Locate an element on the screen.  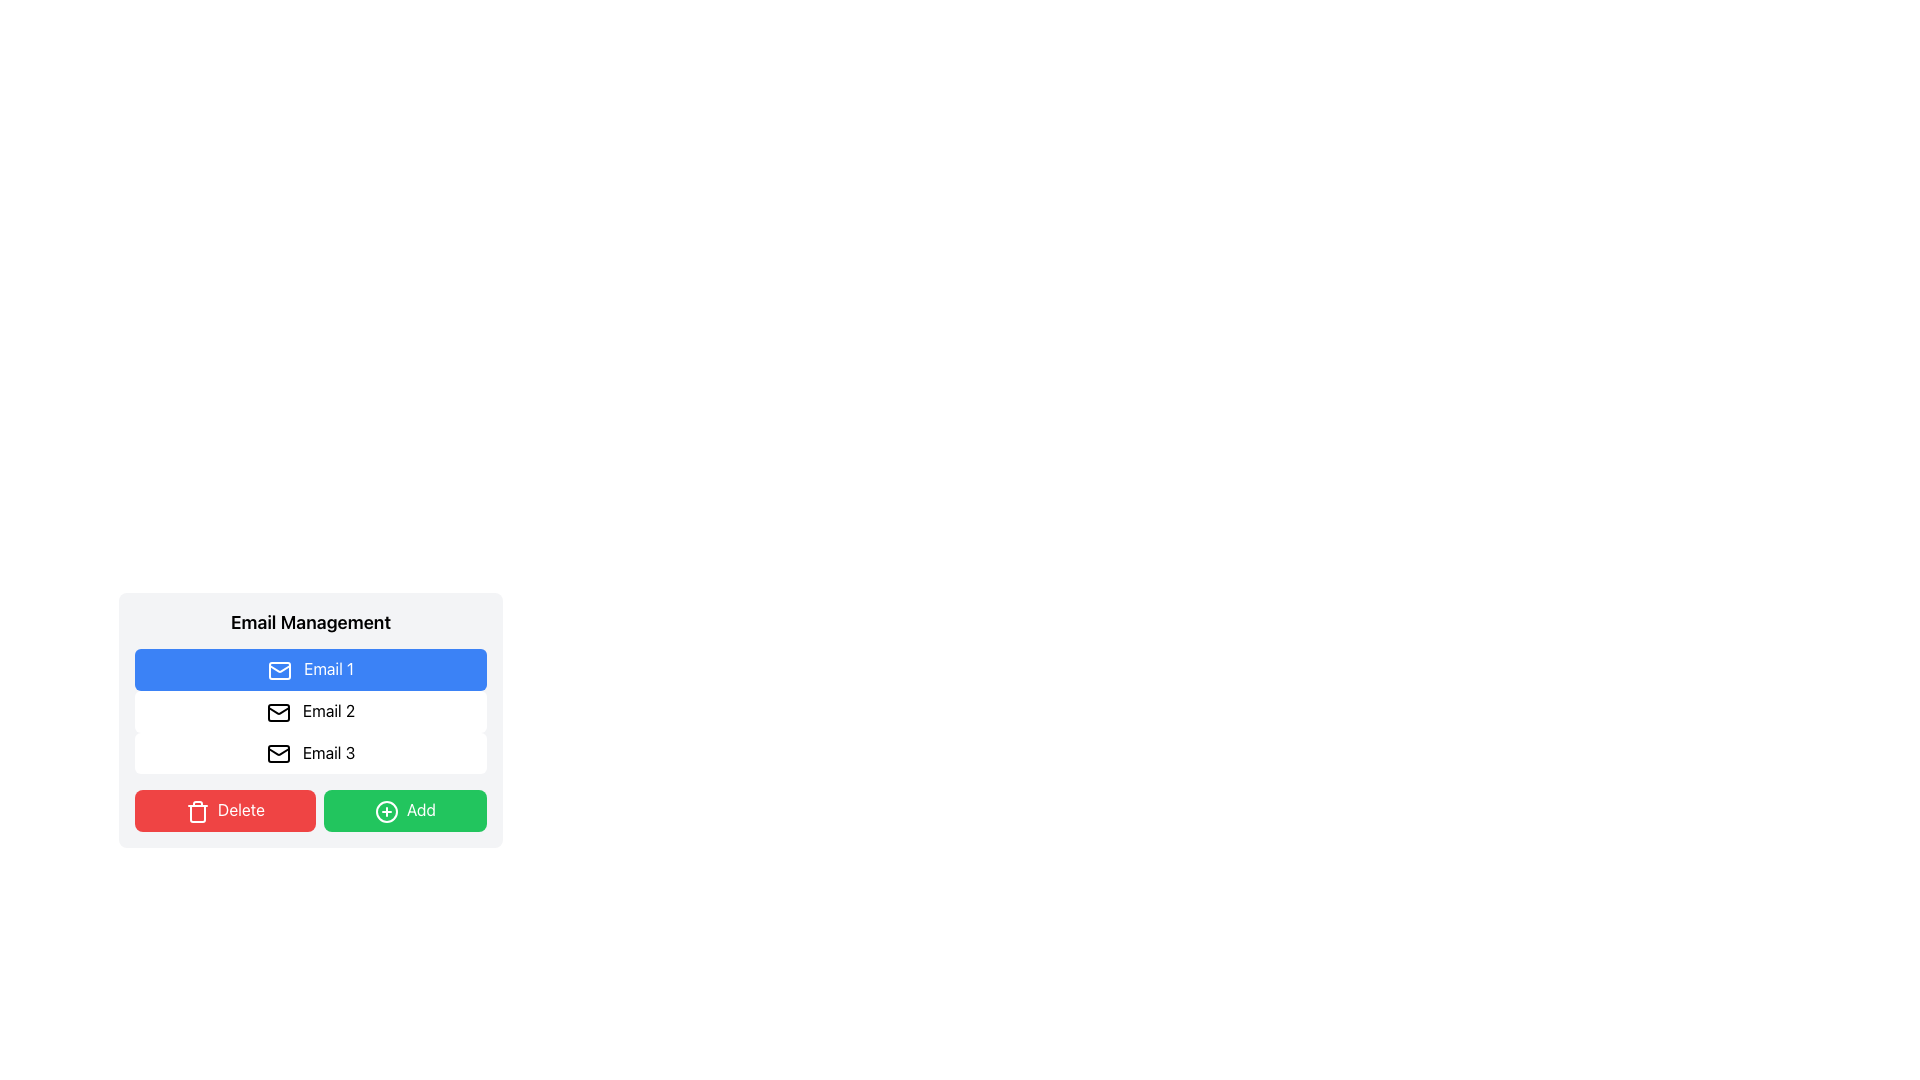
the green 'Add' button with white text and a plus icon is located at coordinates (404, 811).